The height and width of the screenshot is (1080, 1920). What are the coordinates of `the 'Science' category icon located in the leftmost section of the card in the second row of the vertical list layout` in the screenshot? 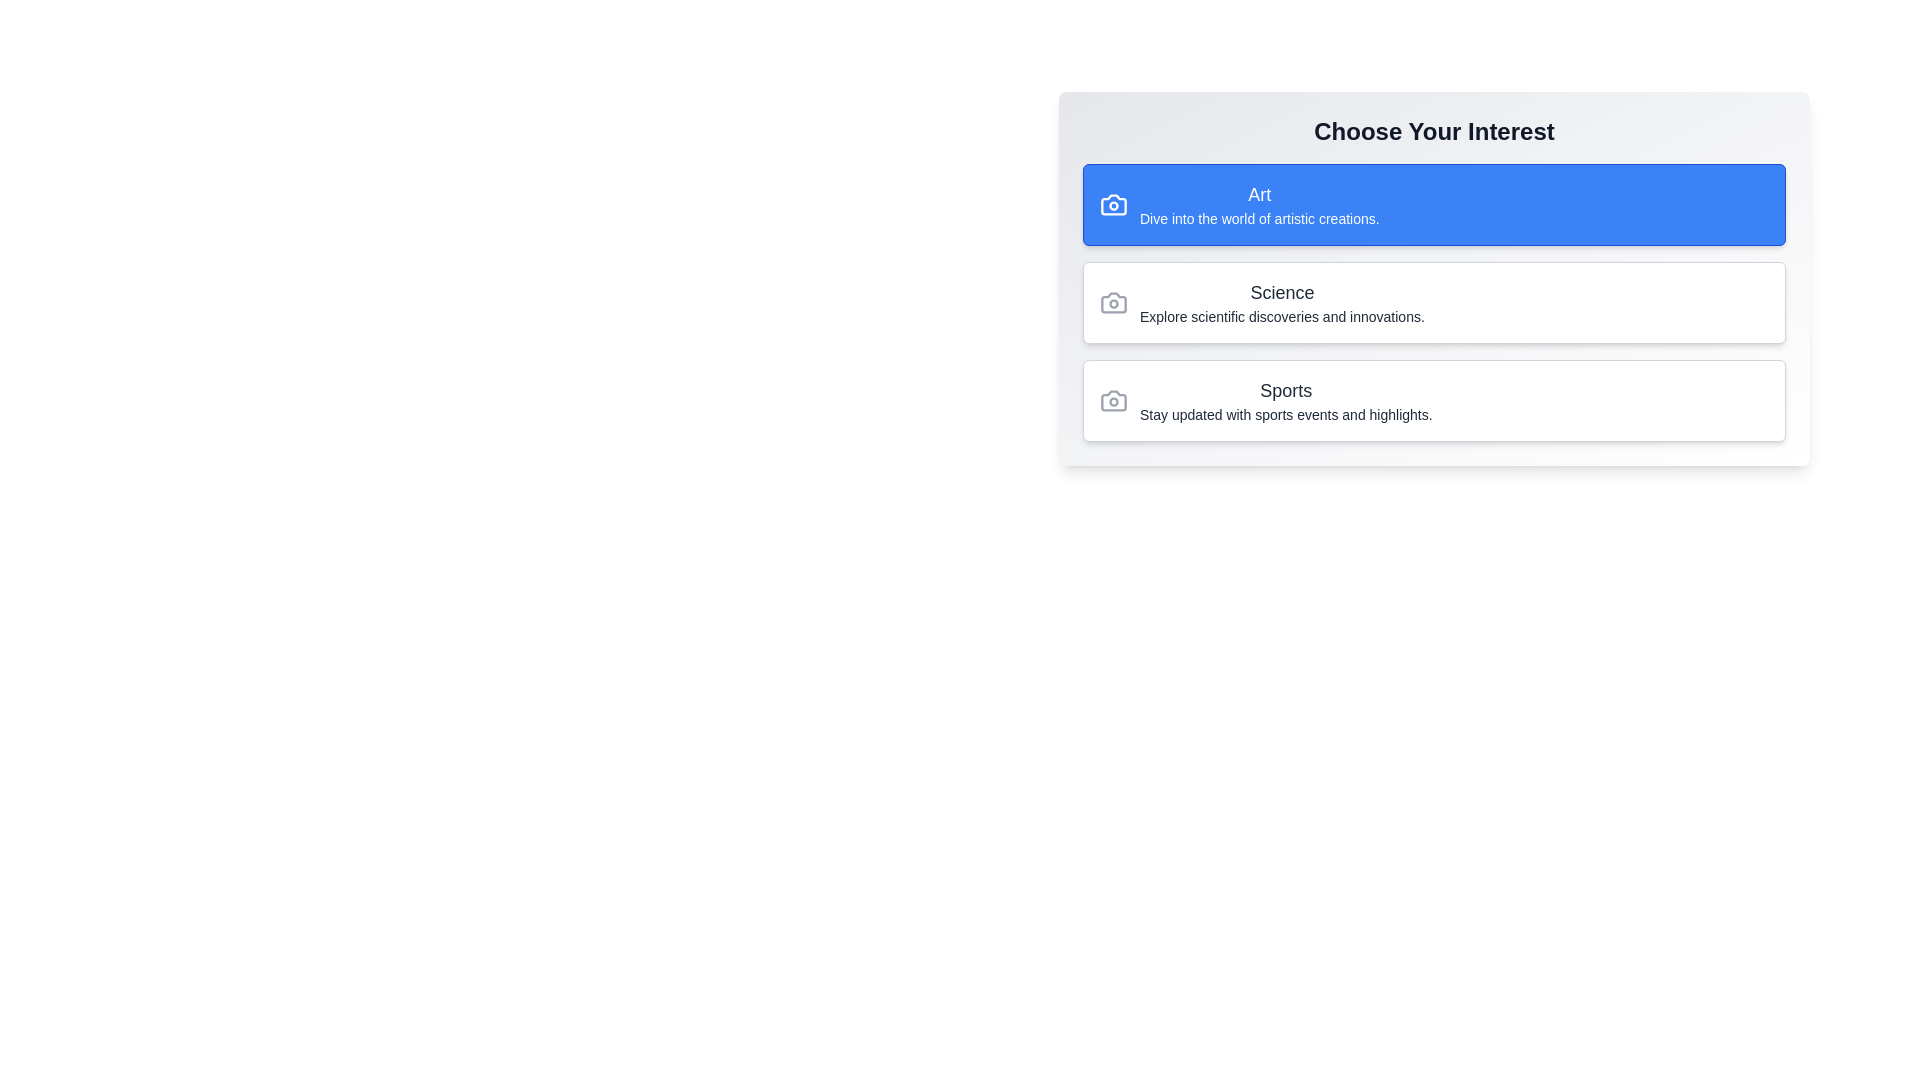 It's located at (1112, 303).